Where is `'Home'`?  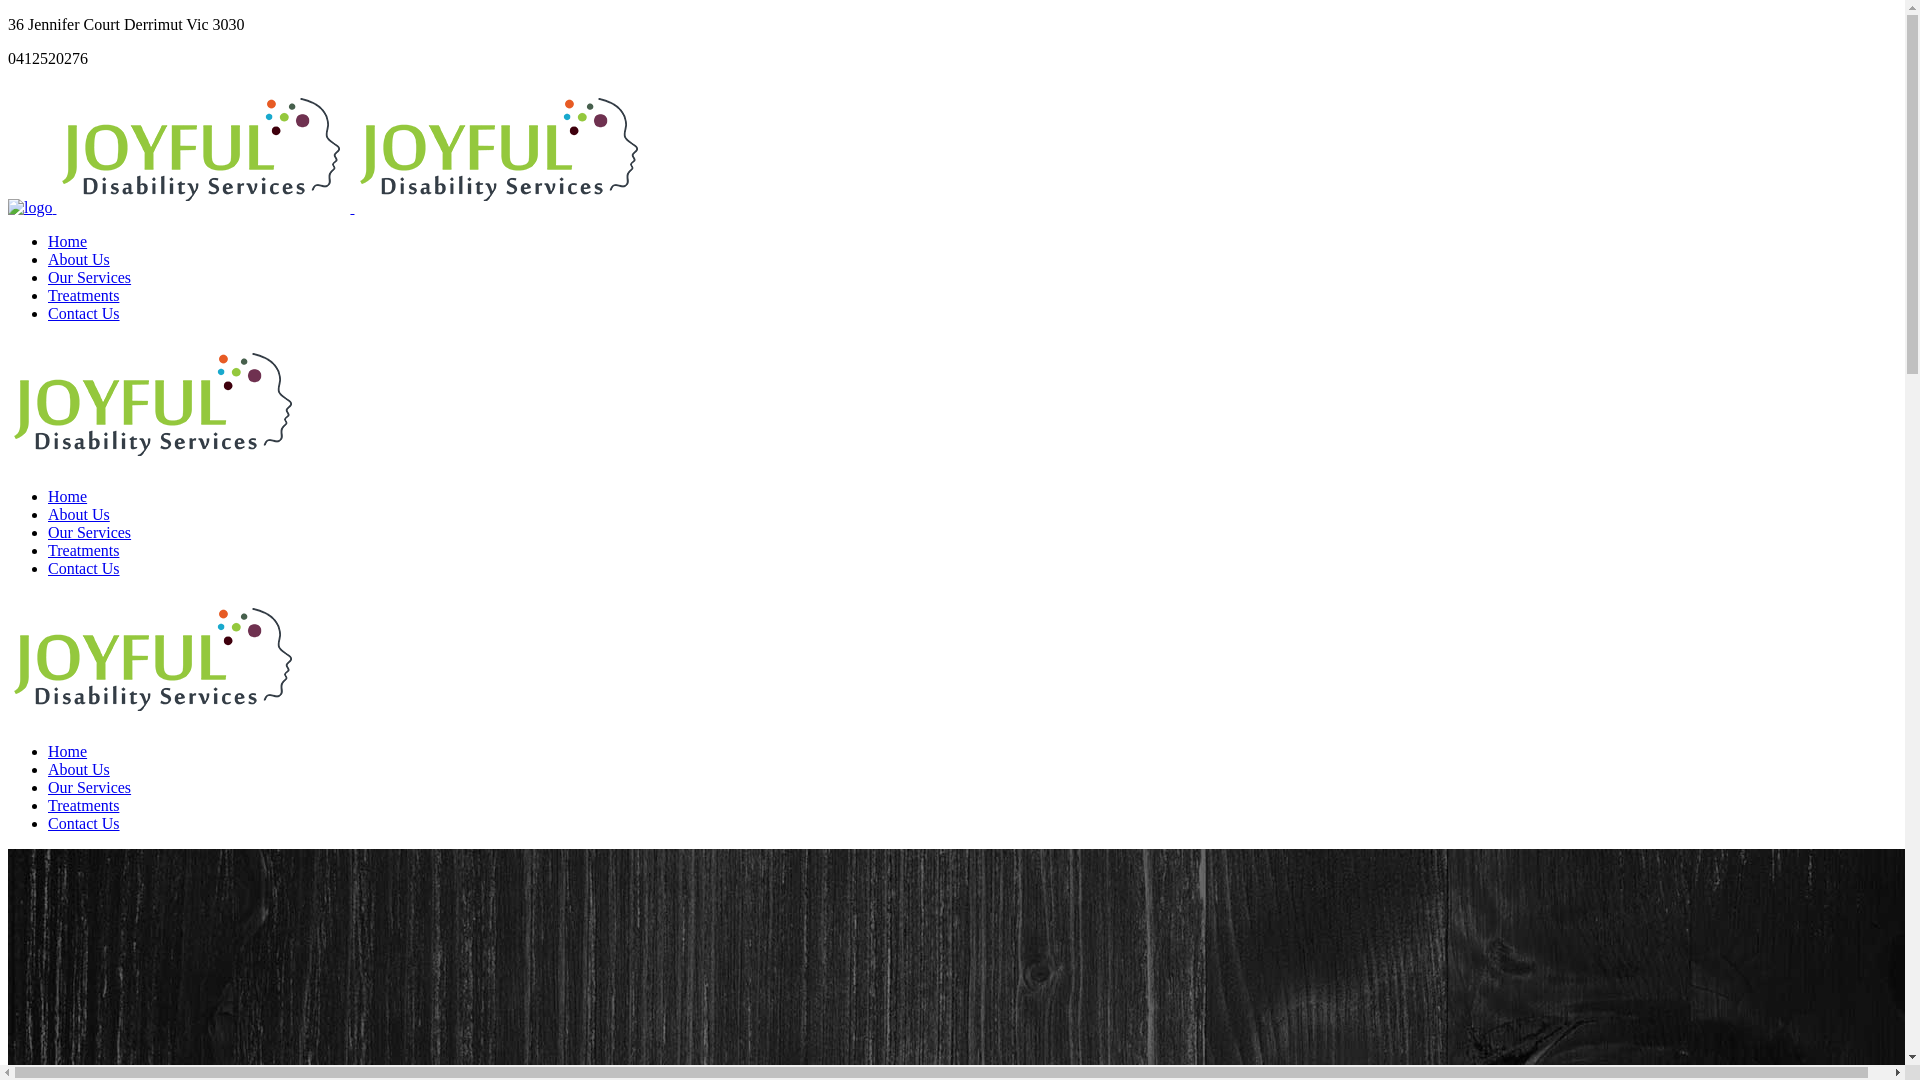
'Home' is located at coordinates (67, 751).